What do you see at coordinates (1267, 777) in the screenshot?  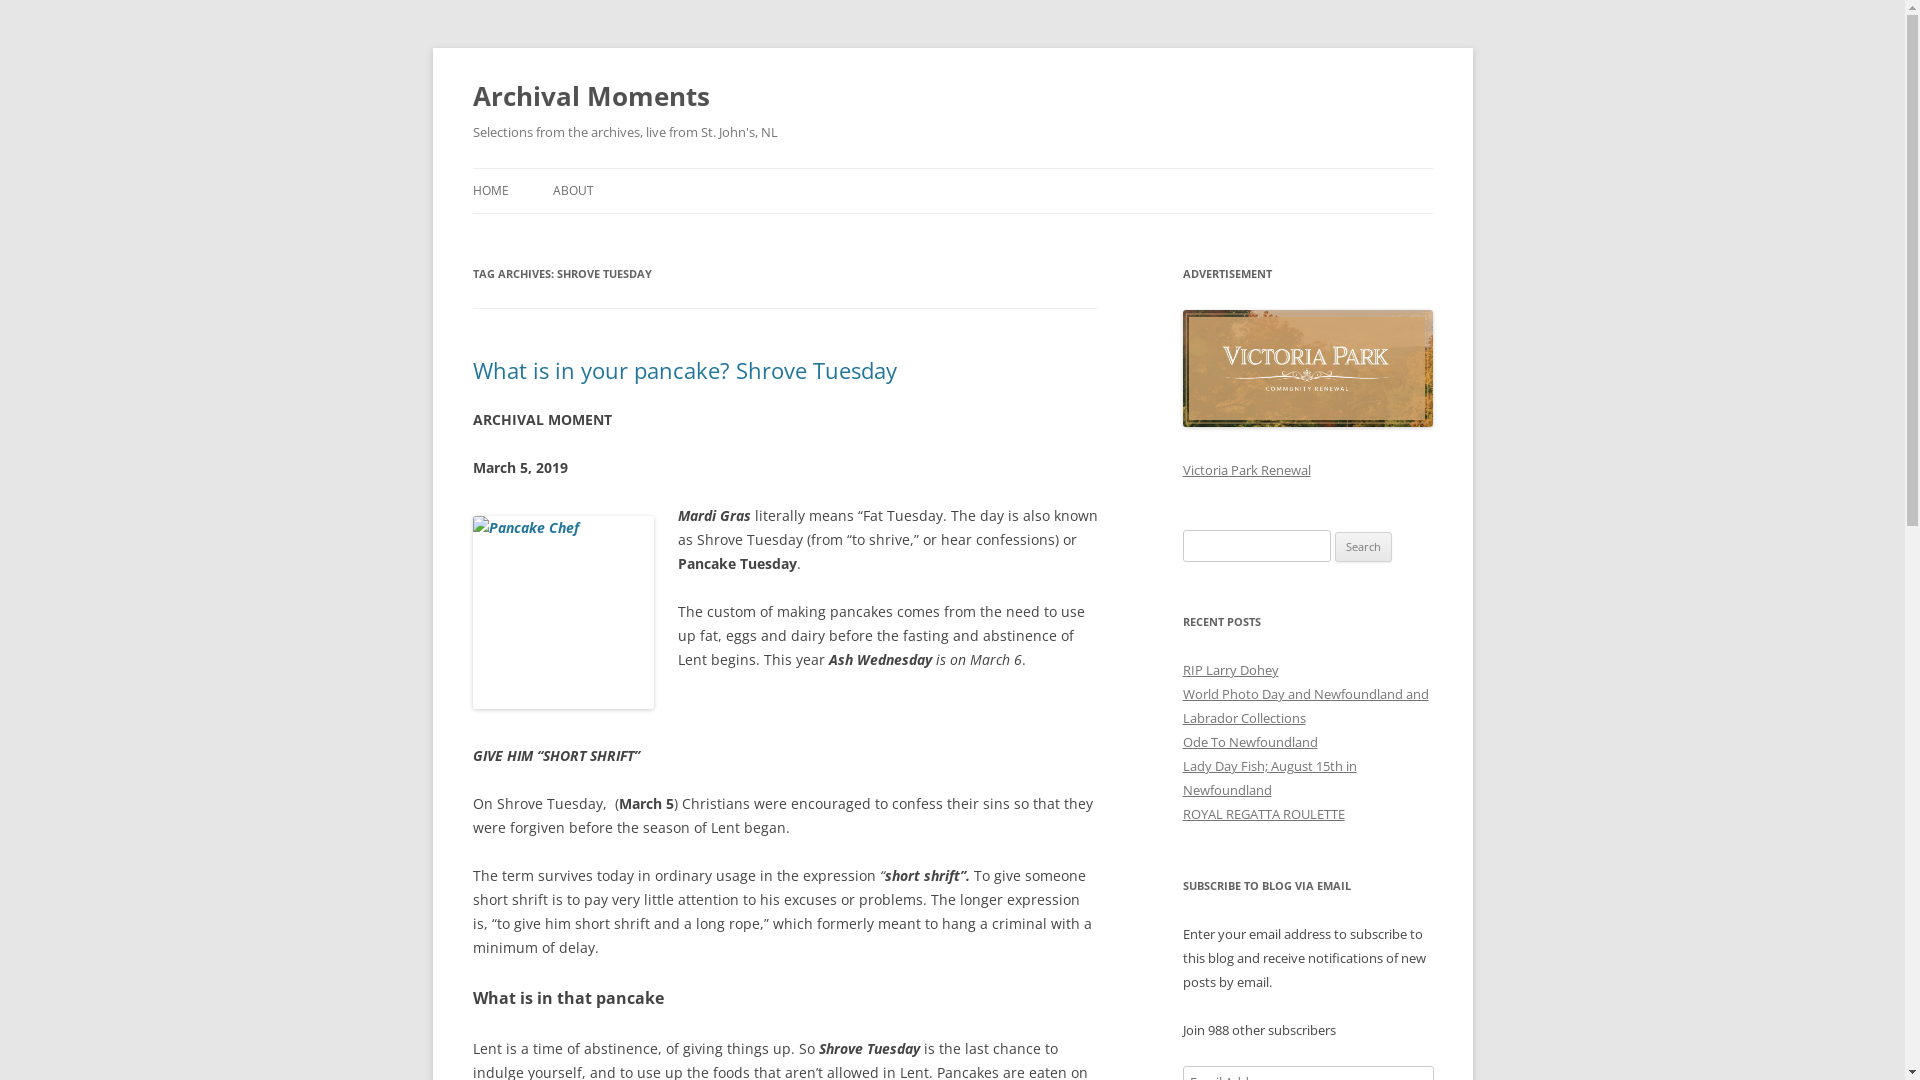 I see `'Lady Day Fish; August 15th in Newfoundland'` at bounding box center [1267, 777].